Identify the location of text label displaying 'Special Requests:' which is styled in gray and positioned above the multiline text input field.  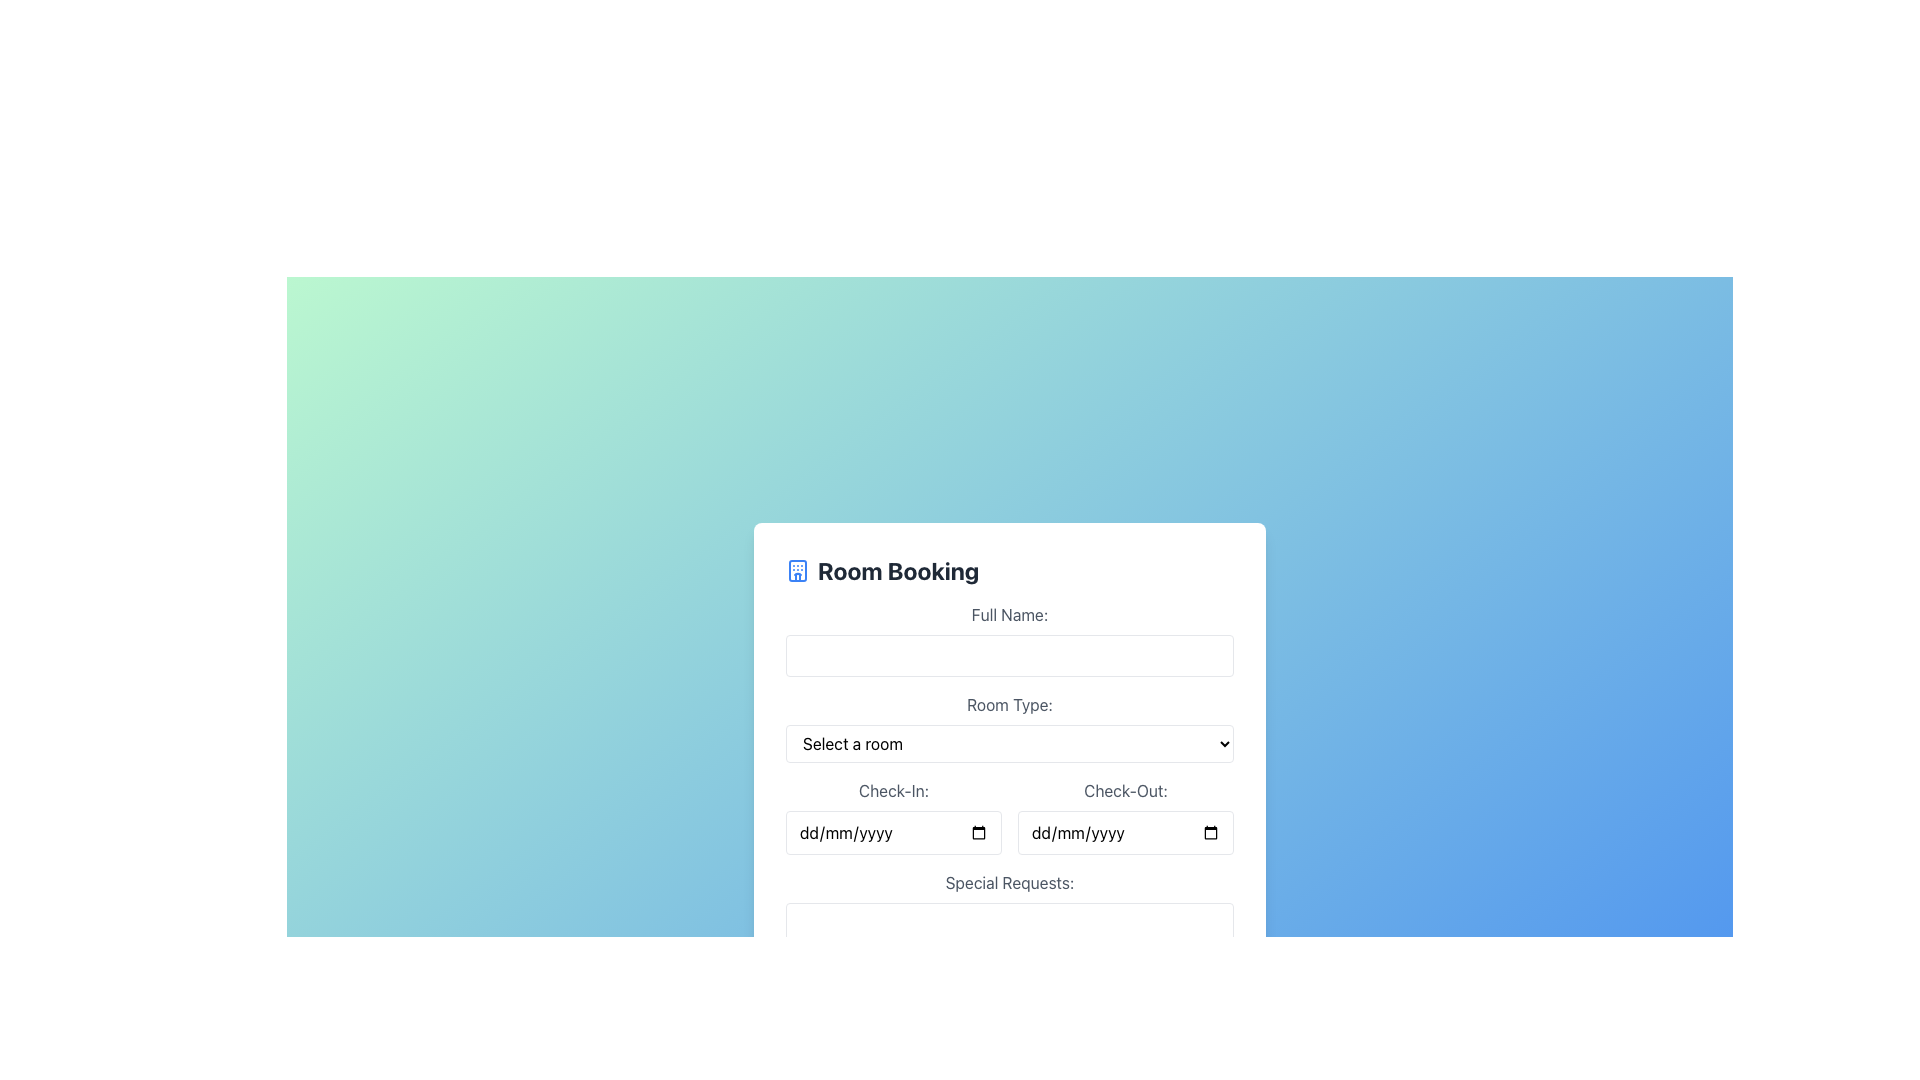
(1009, 882).